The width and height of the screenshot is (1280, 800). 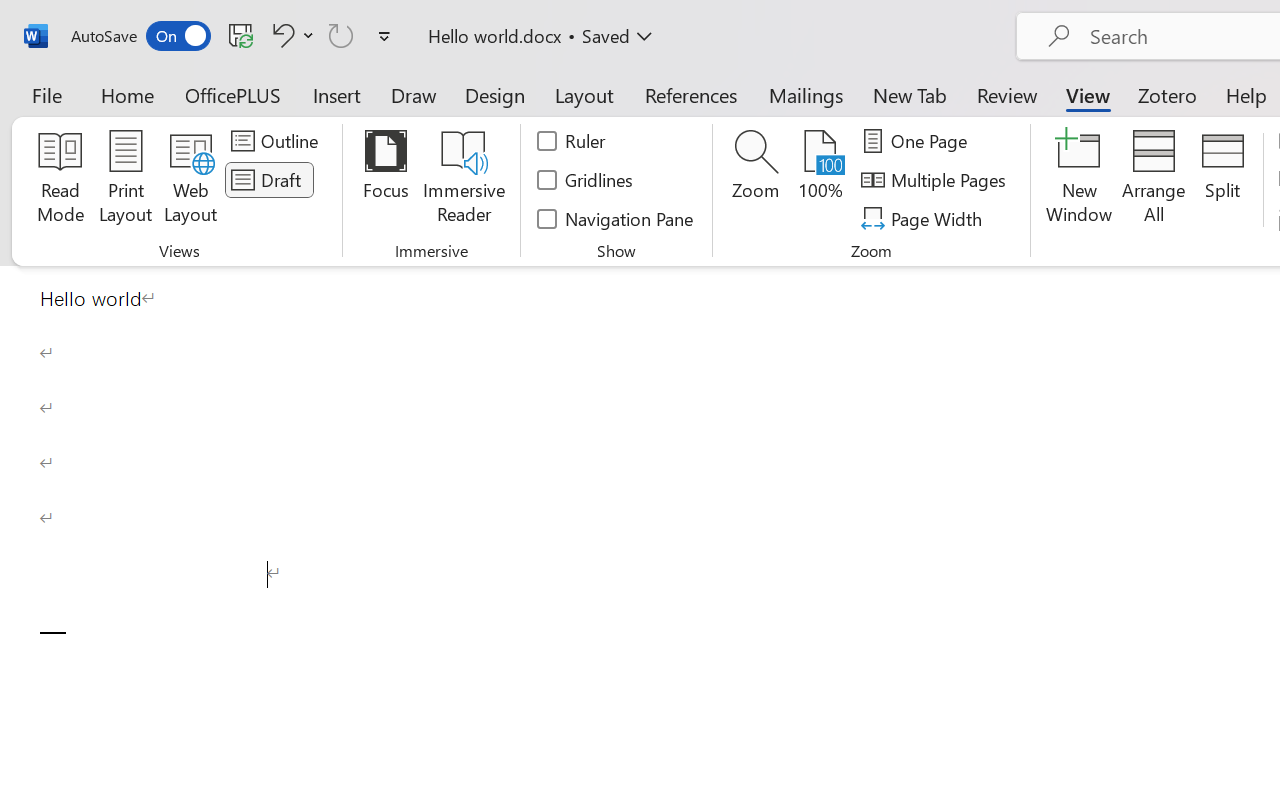 I want to click on 'File Tab', so click(x=46, y=94).